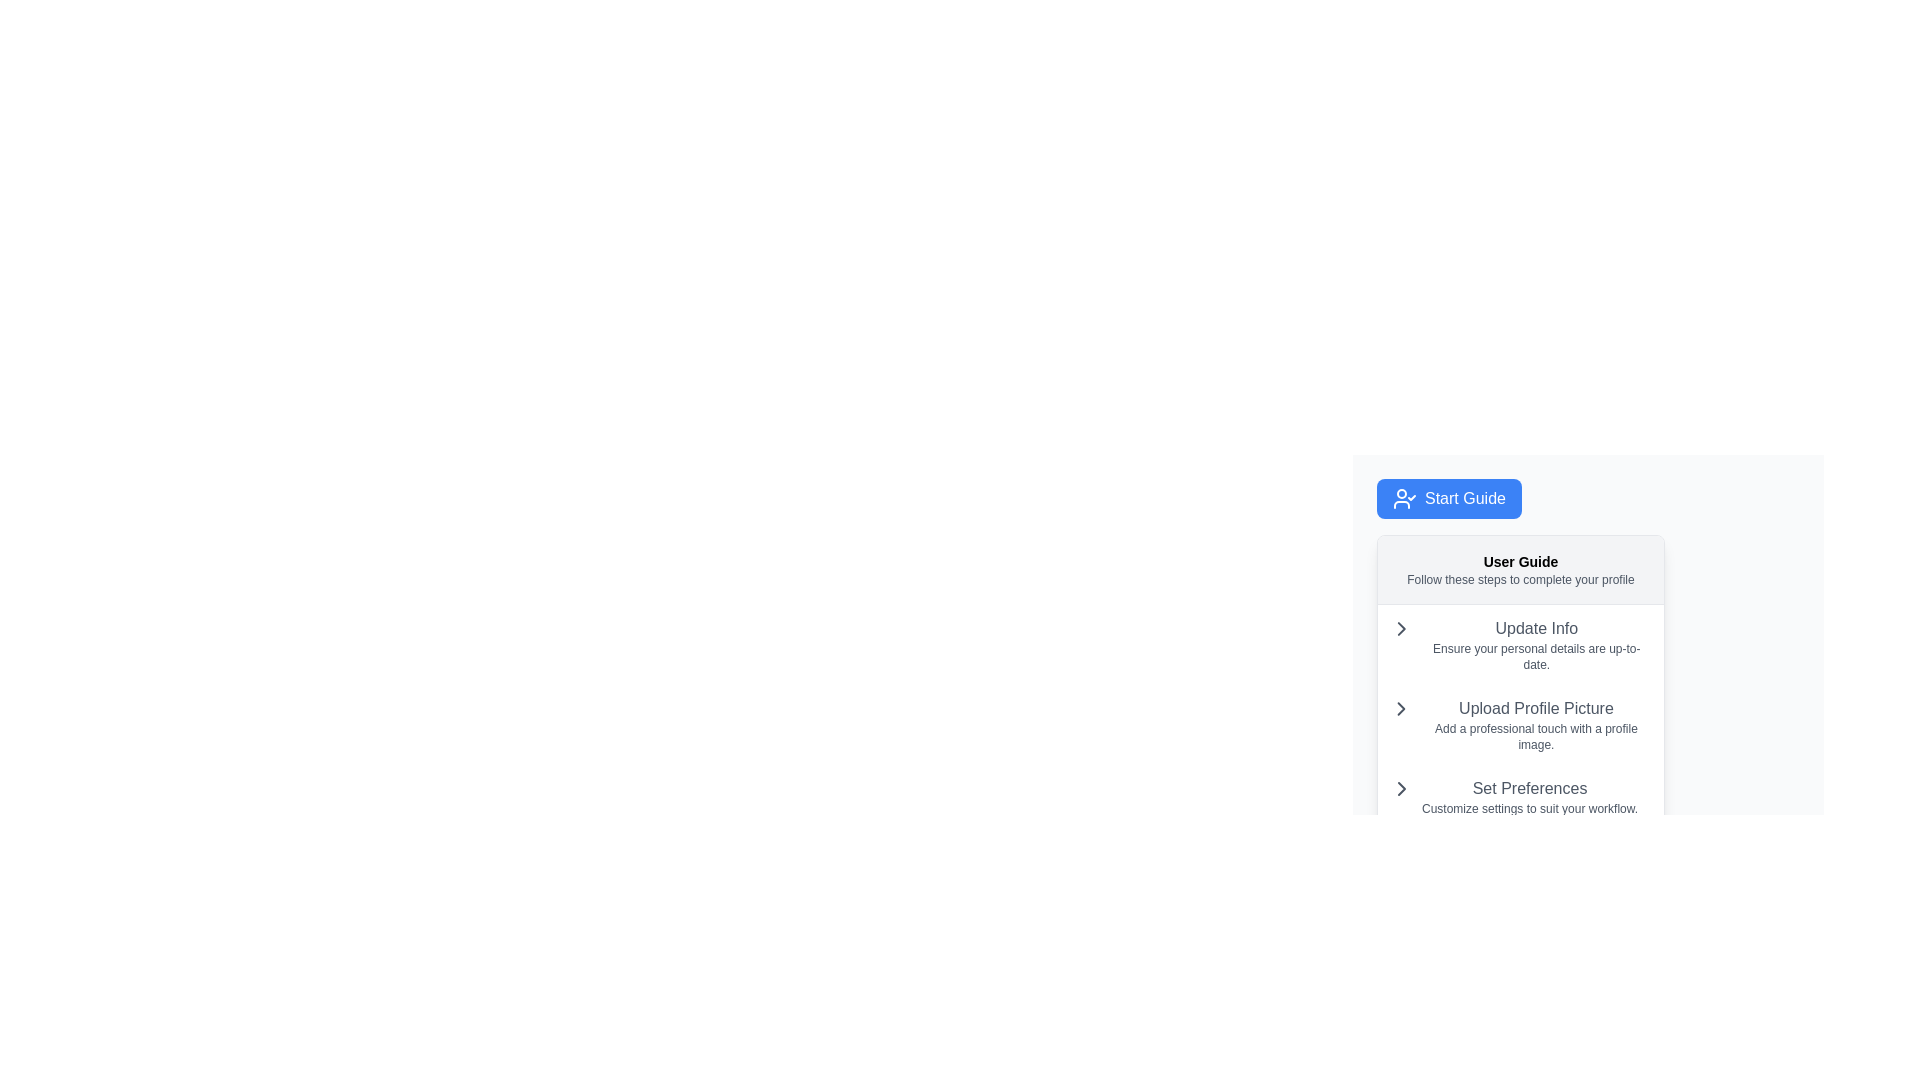 Image resolution: width=1920 pixels, height=1080 pixels. What do you see at coordinates (1400, 627) in the screenshot?
I see `the small, right-pointing chevron icon adjacent to the 'Upload Profile Picture' text in the user guide panel` at bounding box center [1400, 627].